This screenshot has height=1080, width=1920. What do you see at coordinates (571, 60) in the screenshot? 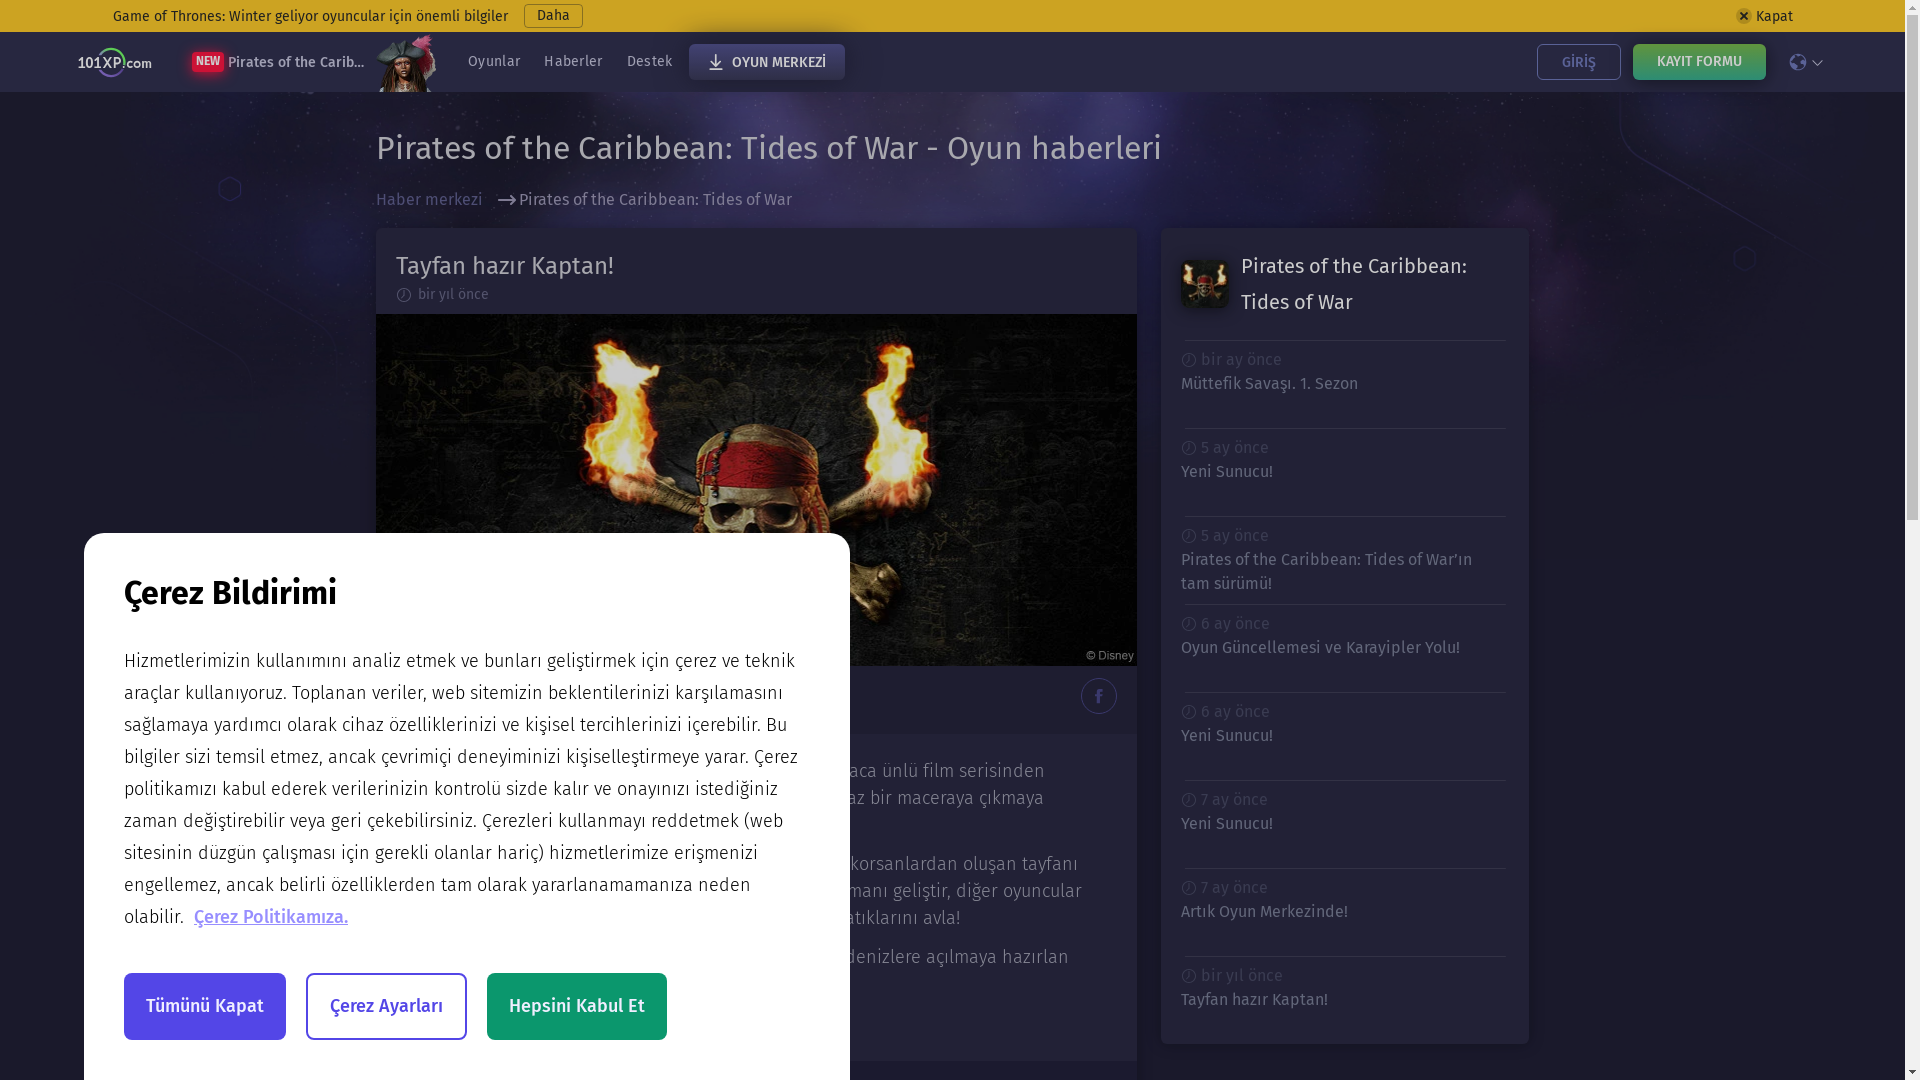
I see `'Haberler'` at bounding box center [571, 60].